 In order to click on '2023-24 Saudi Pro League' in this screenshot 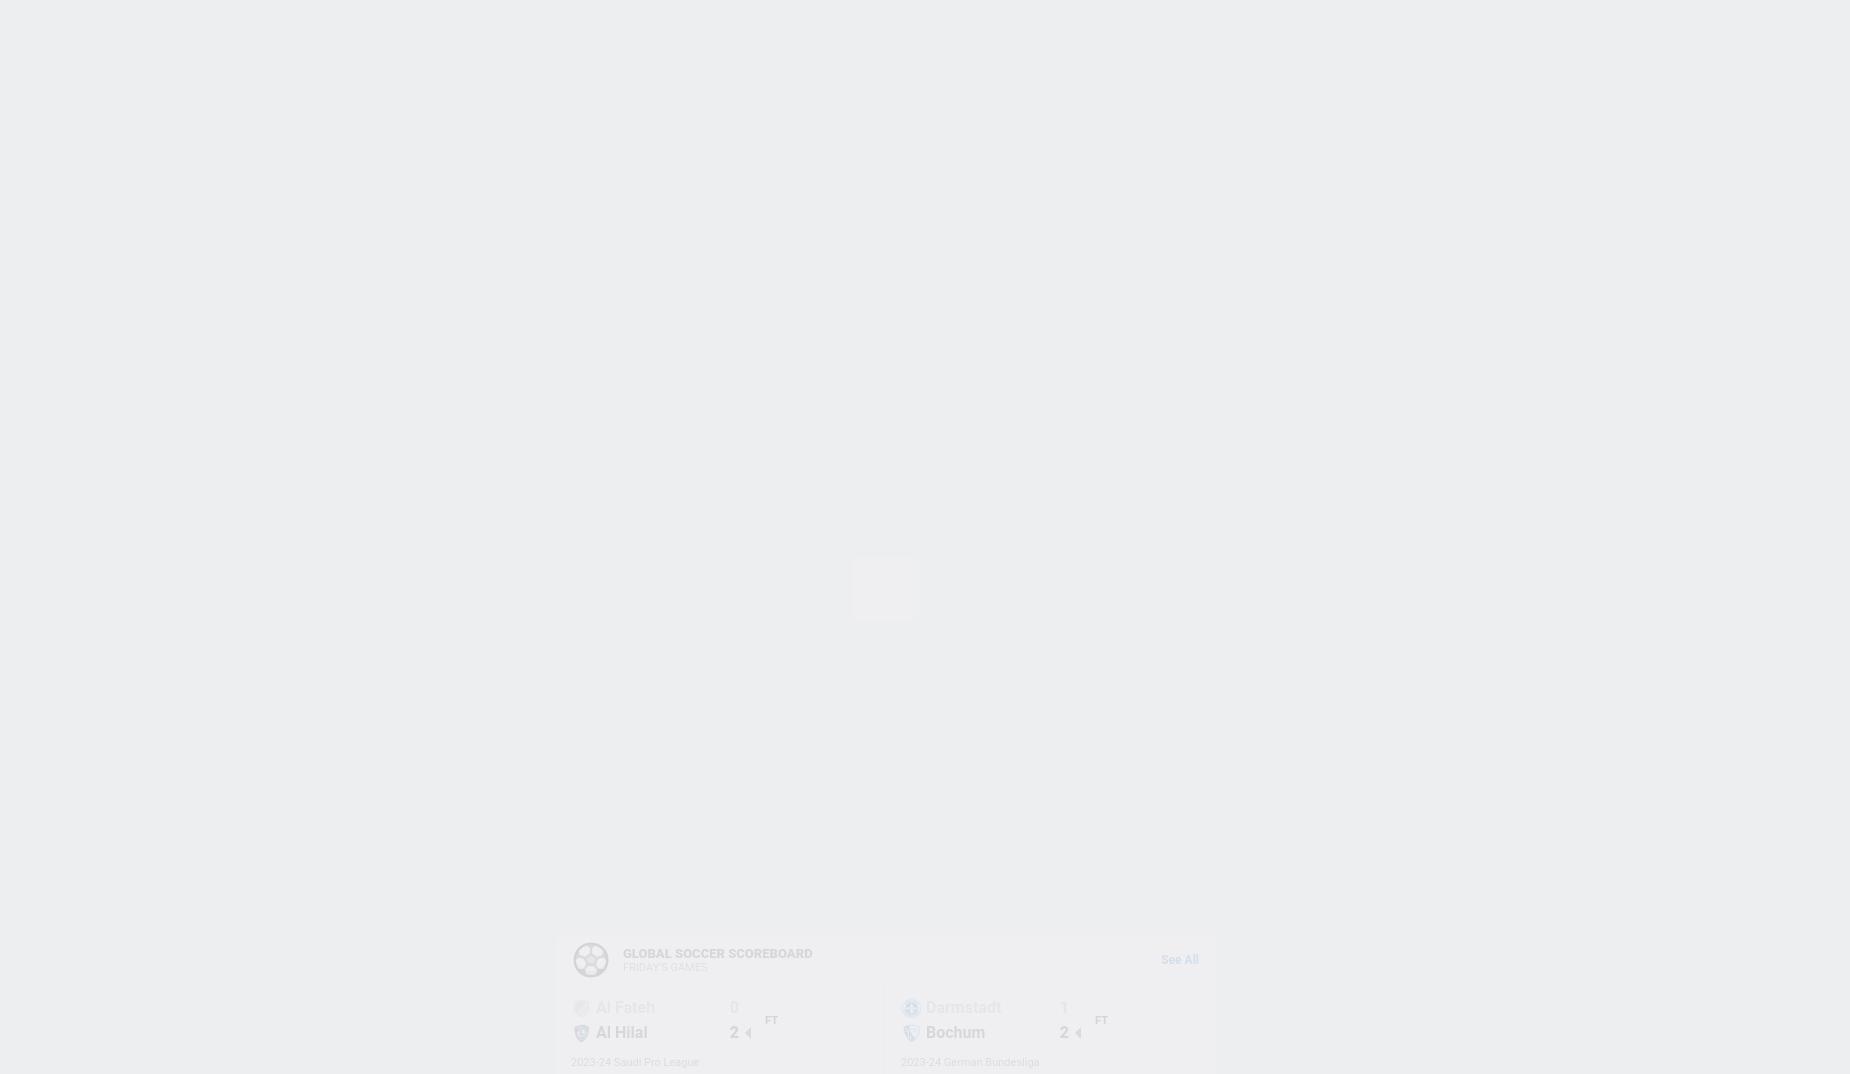, I will do `click(570, 1061)`.